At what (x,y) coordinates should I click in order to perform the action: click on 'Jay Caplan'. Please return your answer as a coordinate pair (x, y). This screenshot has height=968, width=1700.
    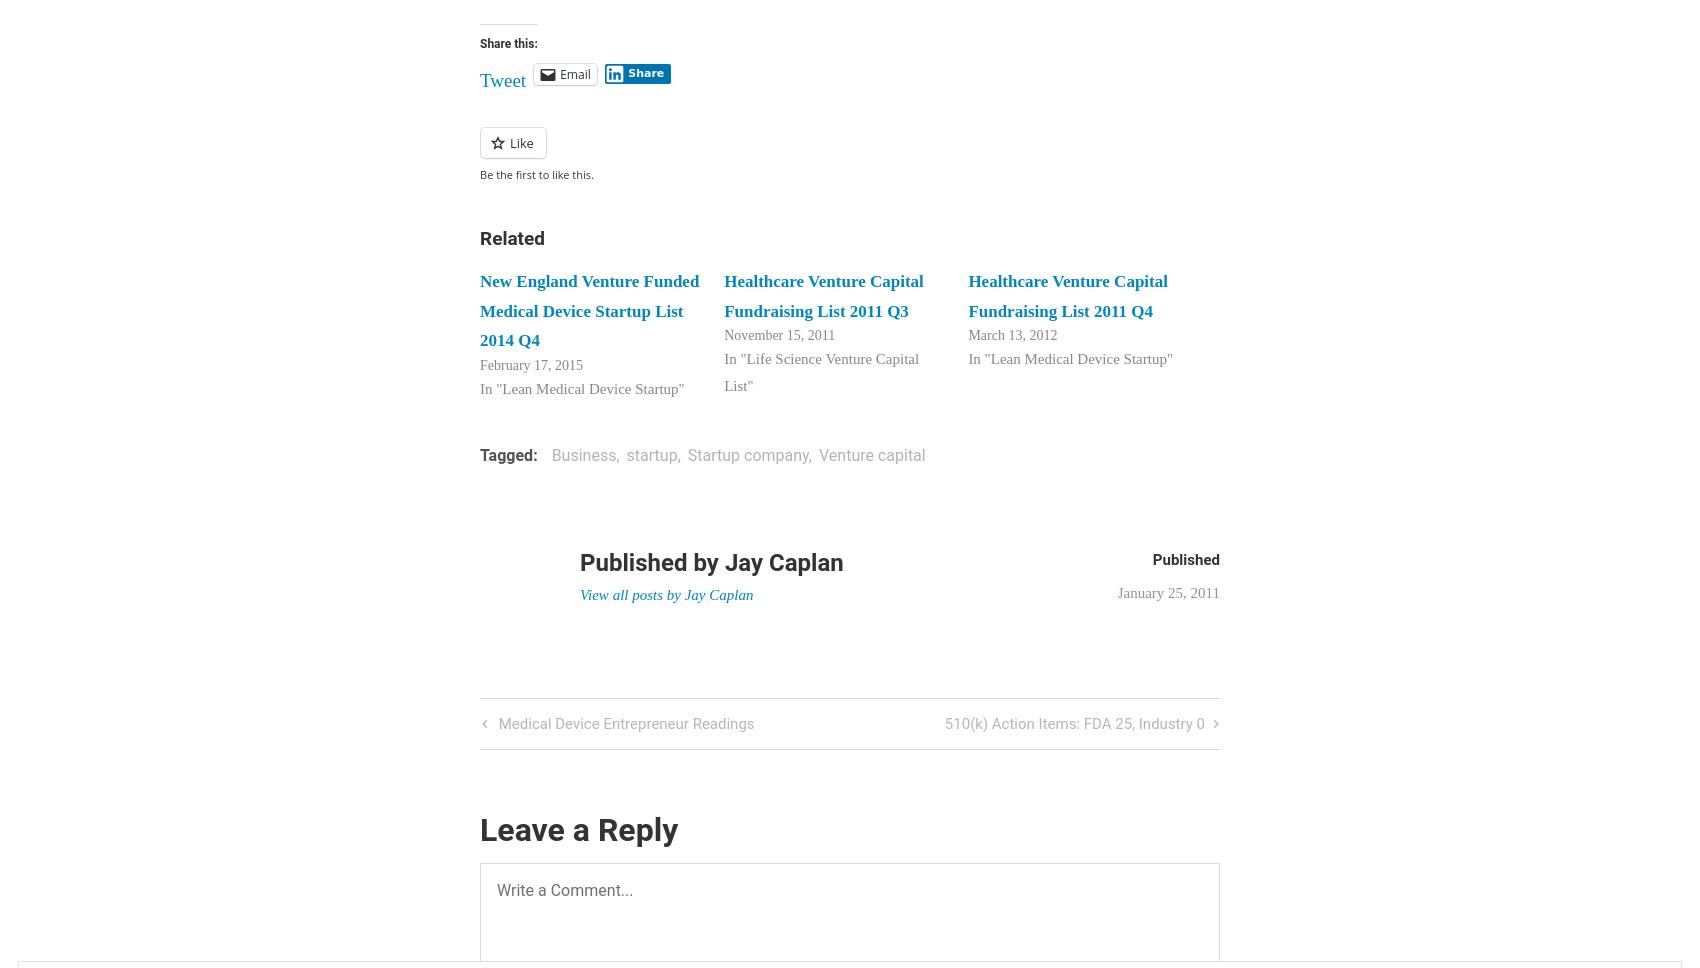
    Looking at the image, I should click on (724, 561).